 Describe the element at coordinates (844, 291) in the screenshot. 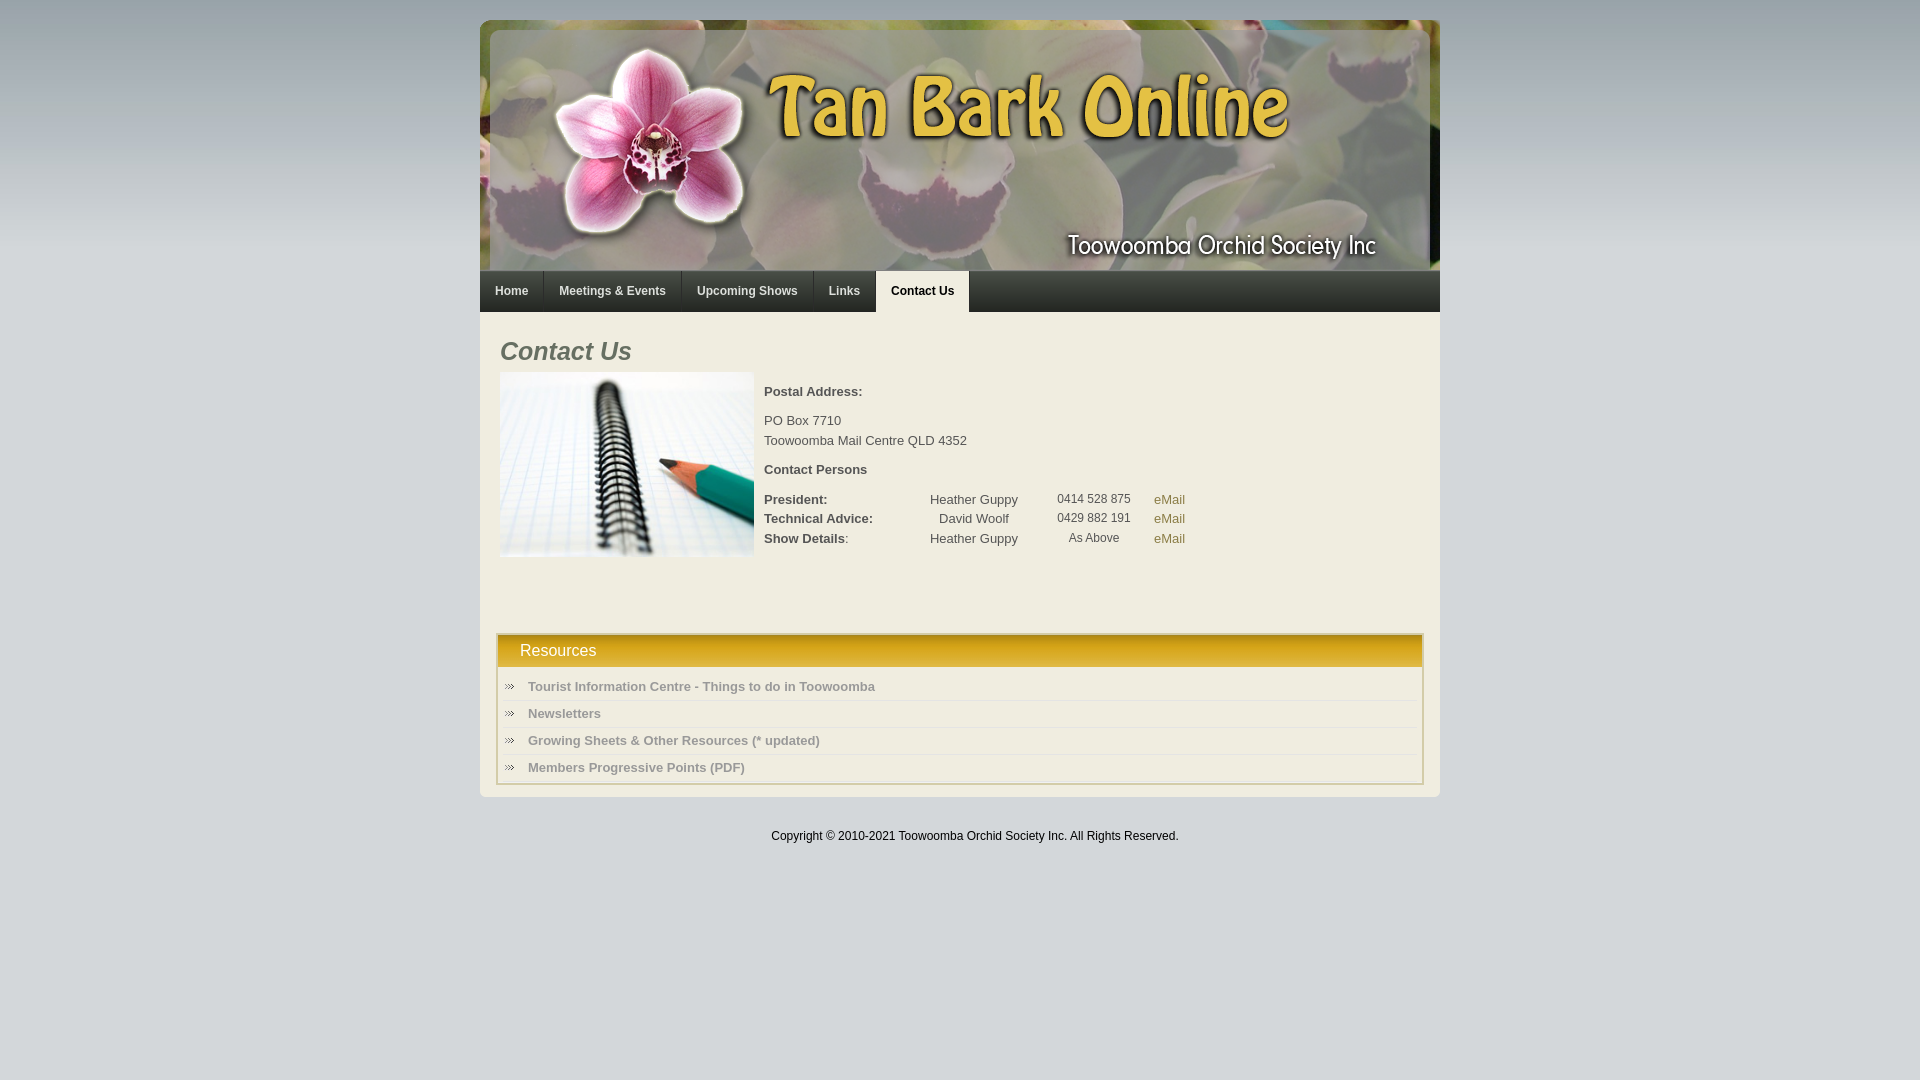

I see `'Links'` at that location.